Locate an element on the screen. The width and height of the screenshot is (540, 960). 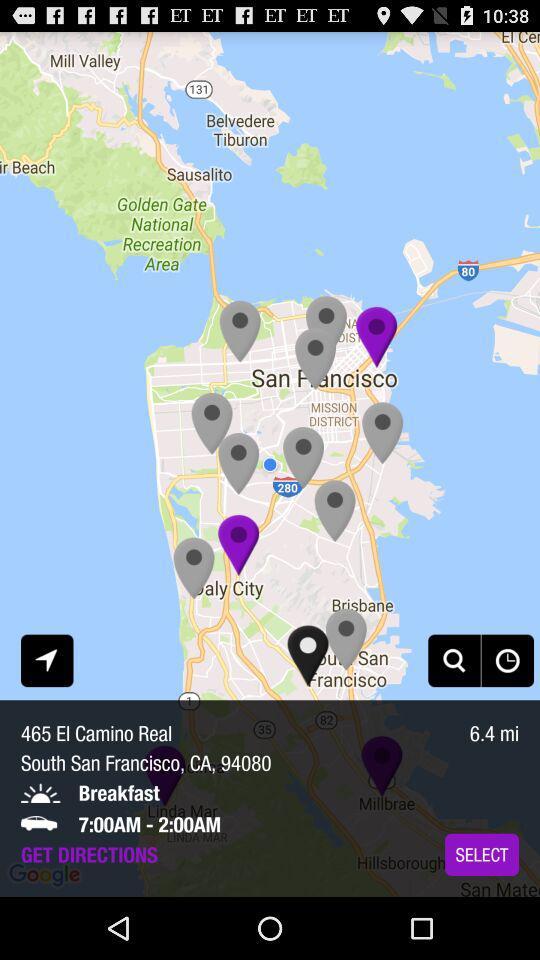
select item is located at coordinates (481, 853).